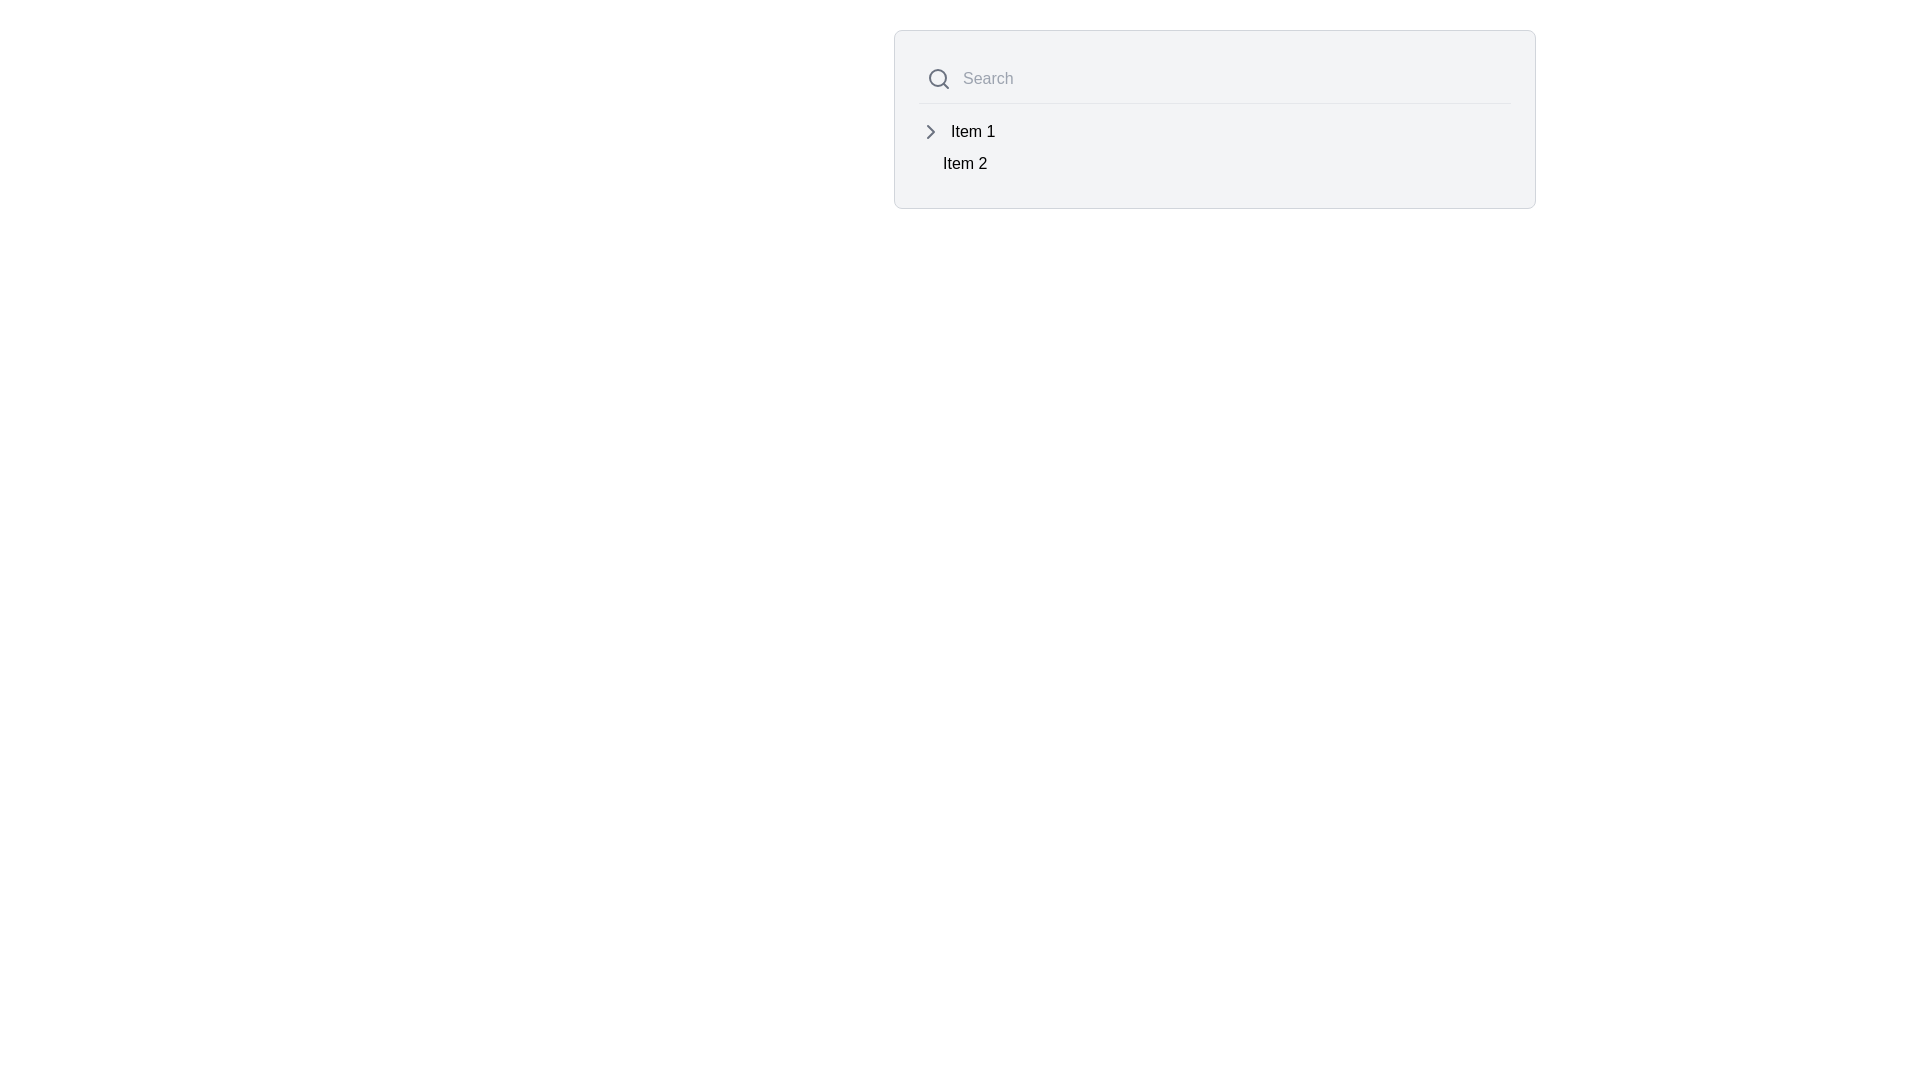 The height and width of the screenshot is (1080, 1920). What do you see at coordinates (930, 131) in the screenshot?
I see `the Chevron Arrow icon located to the left of 'Item 1' in the vertical list` at bounding box center [930, 131].